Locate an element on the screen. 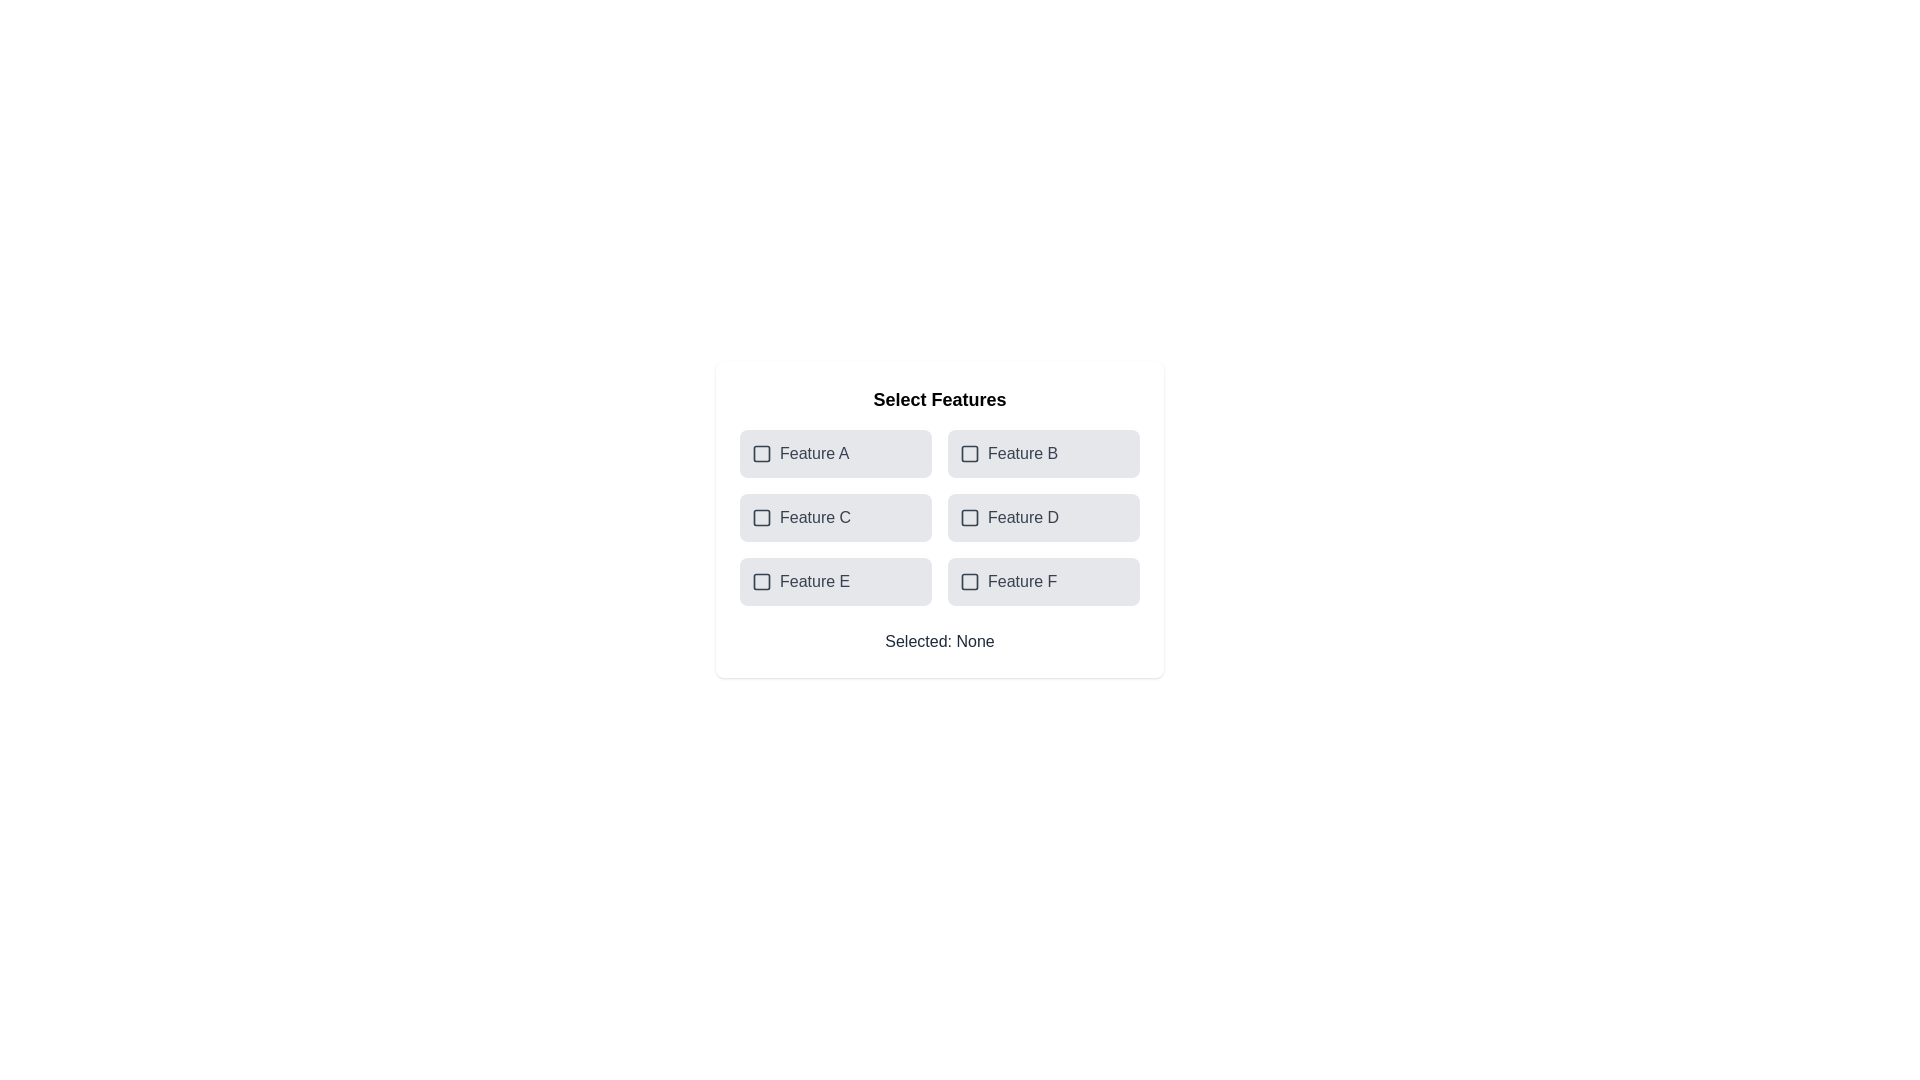 This screenshot has height=1080, width=1920. the 'Feature E' checkbox button located at the bottom-left corner of the grid layout is located at coordinates (835, 582).